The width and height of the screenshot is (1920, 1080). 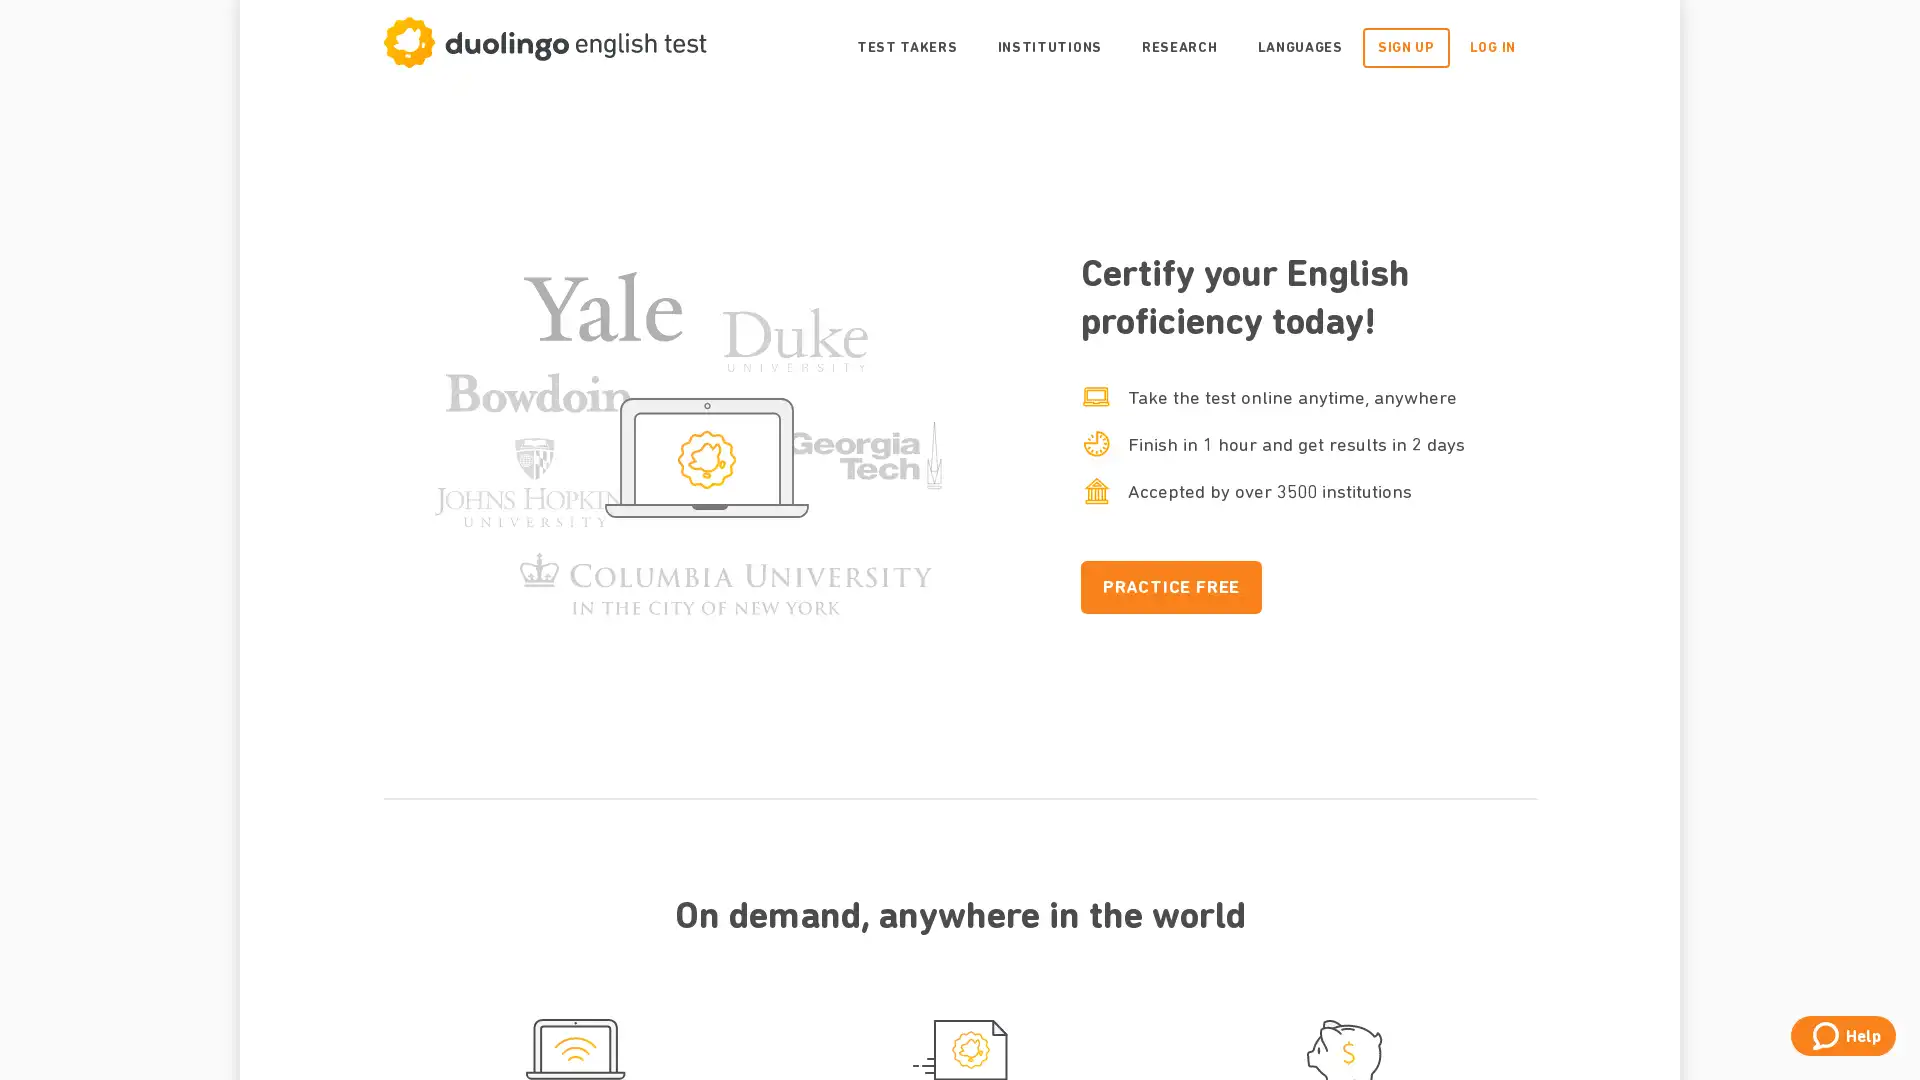 What do you see at coordinates (1842, 1035) in the screenshot?
I see `Help` at bounding box center [1842, 1035].